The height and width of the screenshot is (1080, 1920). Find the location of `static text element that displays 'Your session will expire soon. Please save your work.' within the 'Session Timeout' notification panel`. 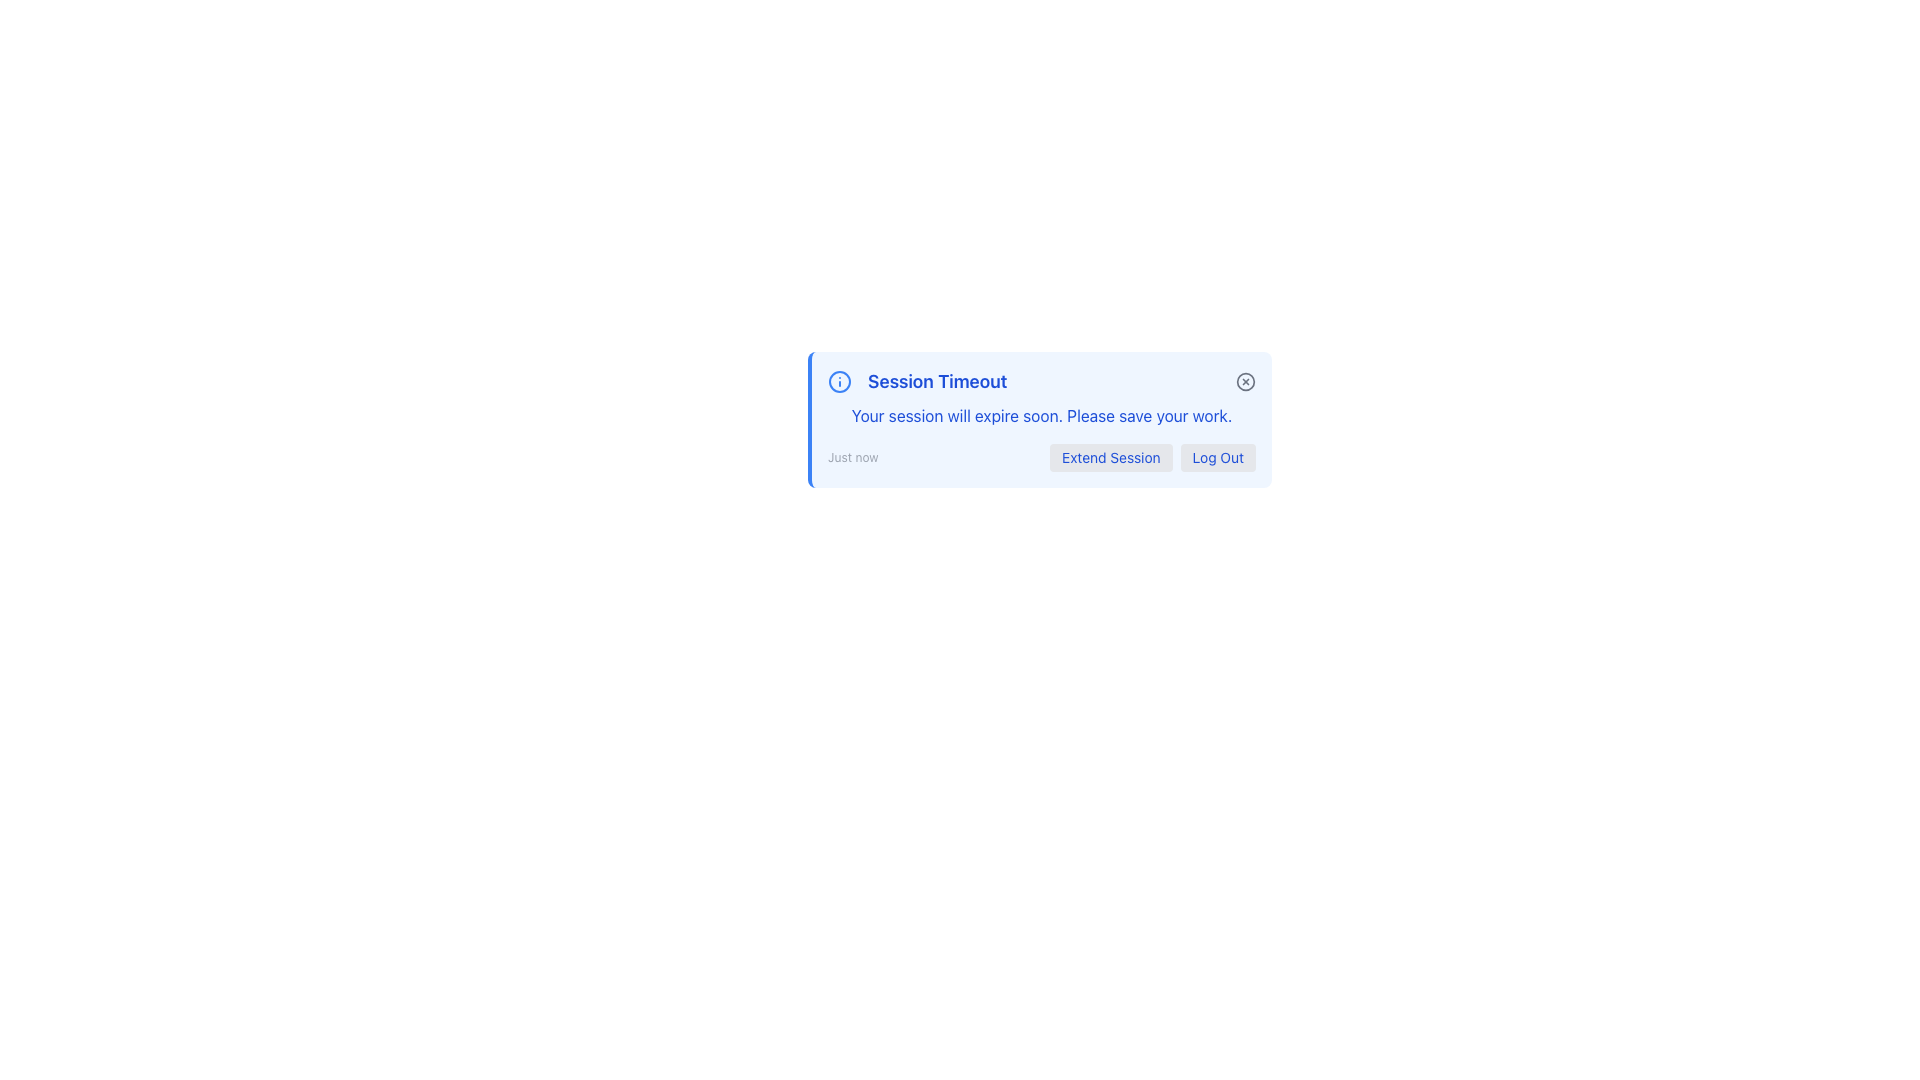

static text element that displays 'Your session will expire soon. Please save your work.' within the 'Session Timeout' notification panel is located at coordinates (1040, 415).